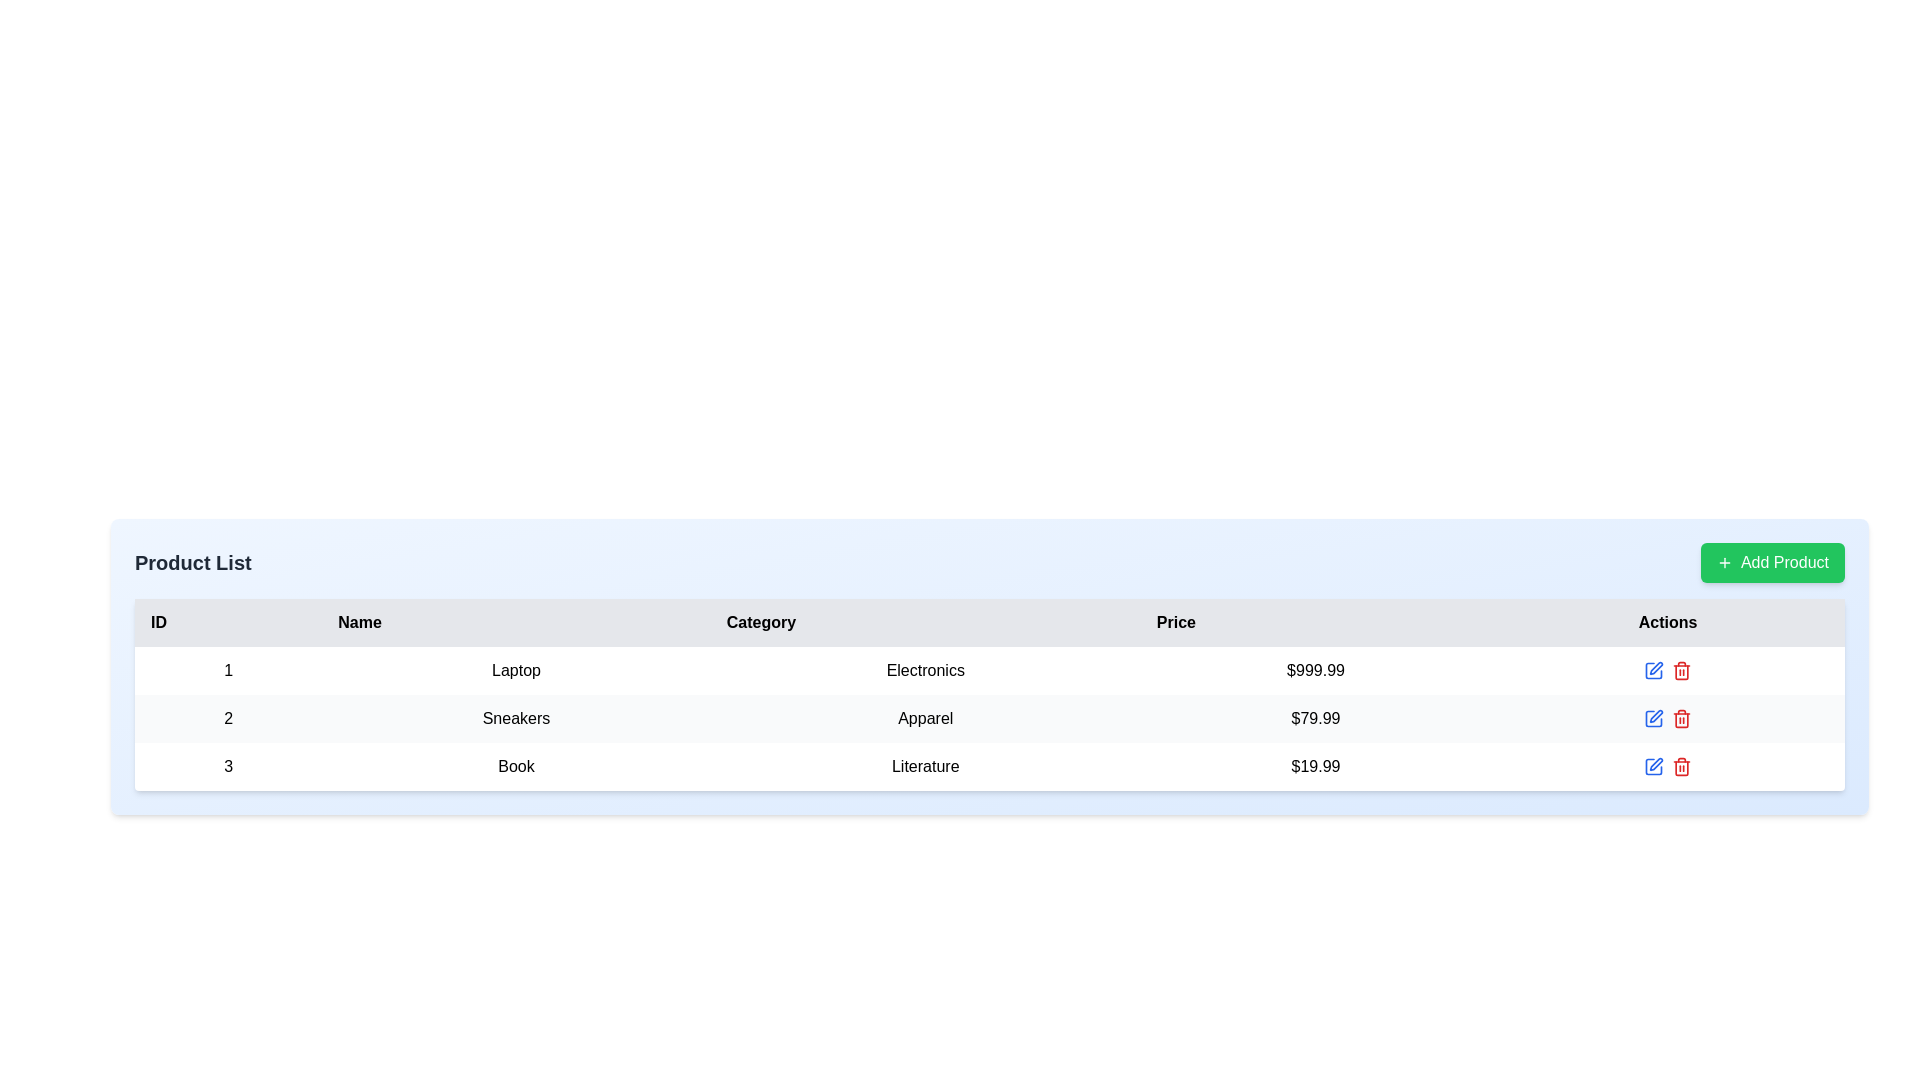 Image resolution: width=1920 pixels, height=1080 pixels. Describe the element at coordinates (1681, 766) in the screenshot. I see `the delete icon button in the 'Actions' column of the third row in the table` at that location.